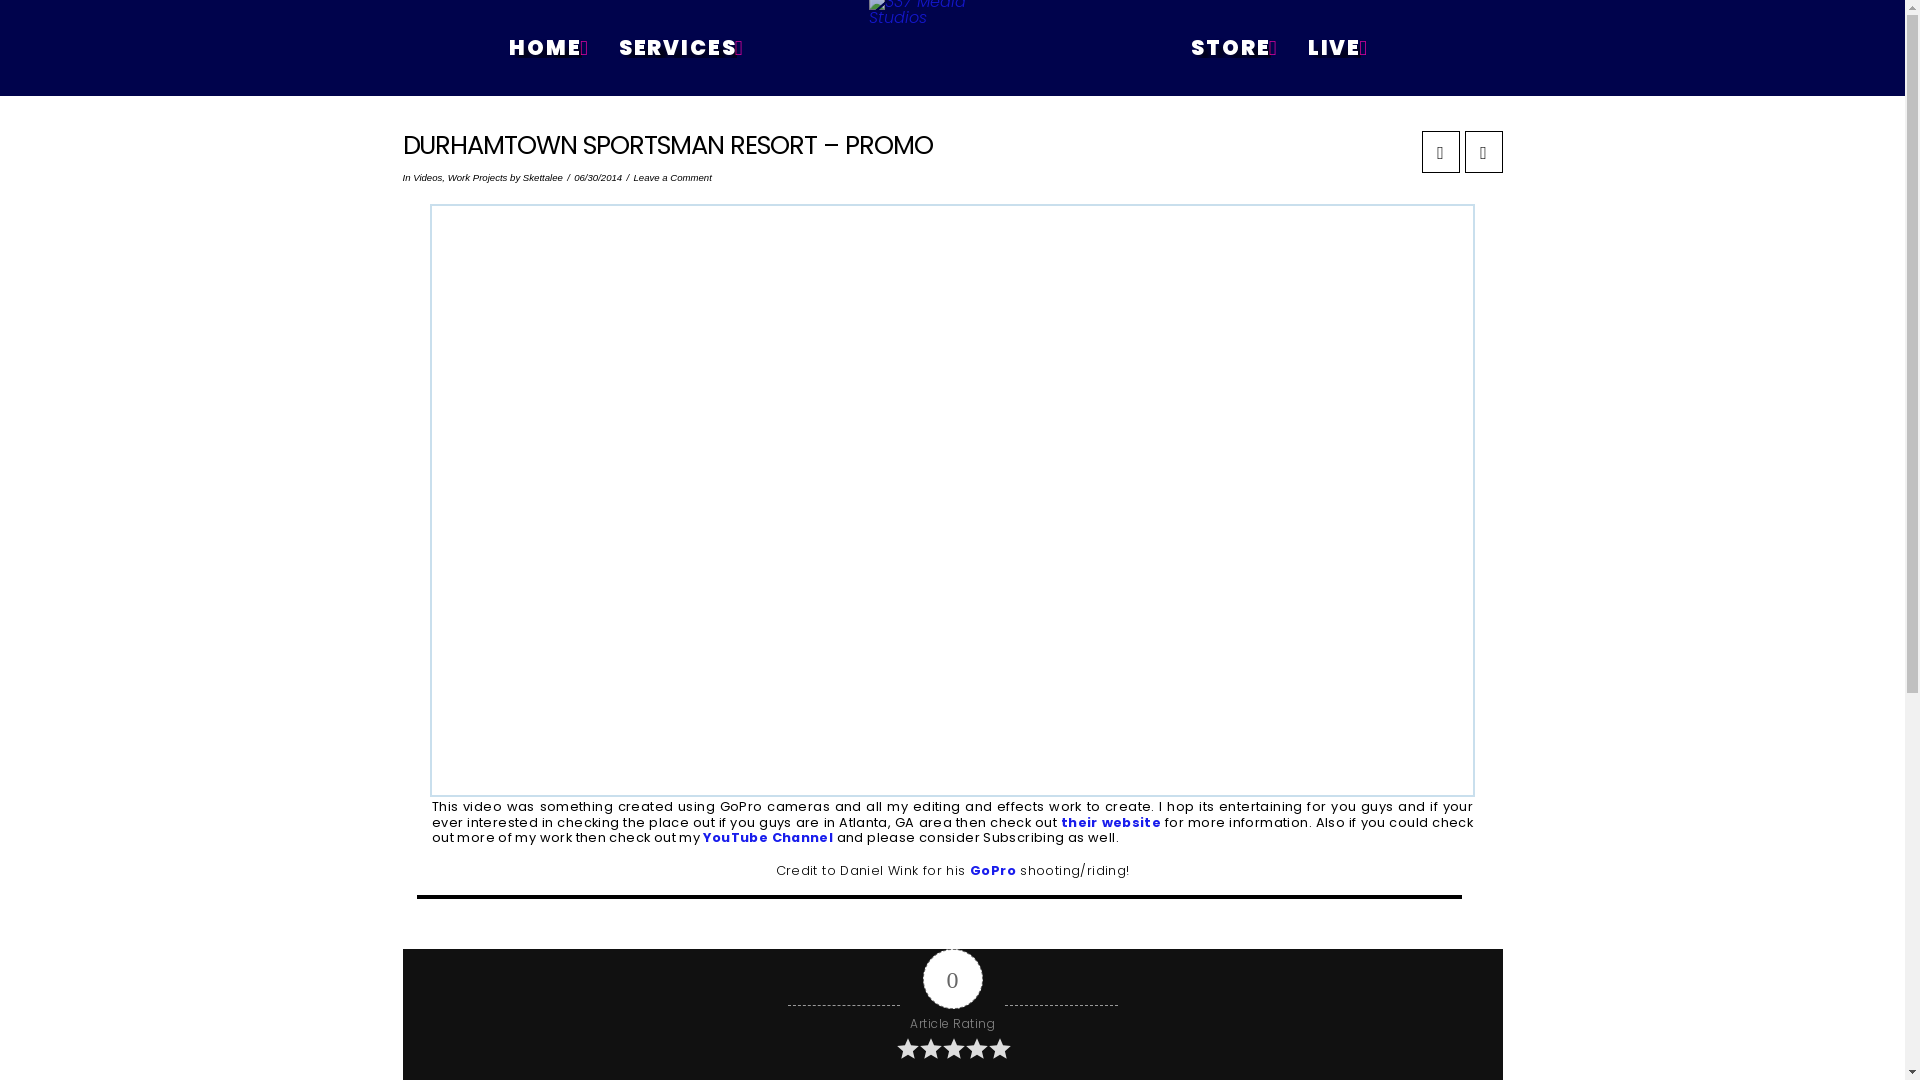 Image resolution: width=1920 pixels, height=1080 pixels. What do you see at coordinates (632, 176) in the screenshot?
I see `'Leave a Comment'` at bounding box center [632, 176].